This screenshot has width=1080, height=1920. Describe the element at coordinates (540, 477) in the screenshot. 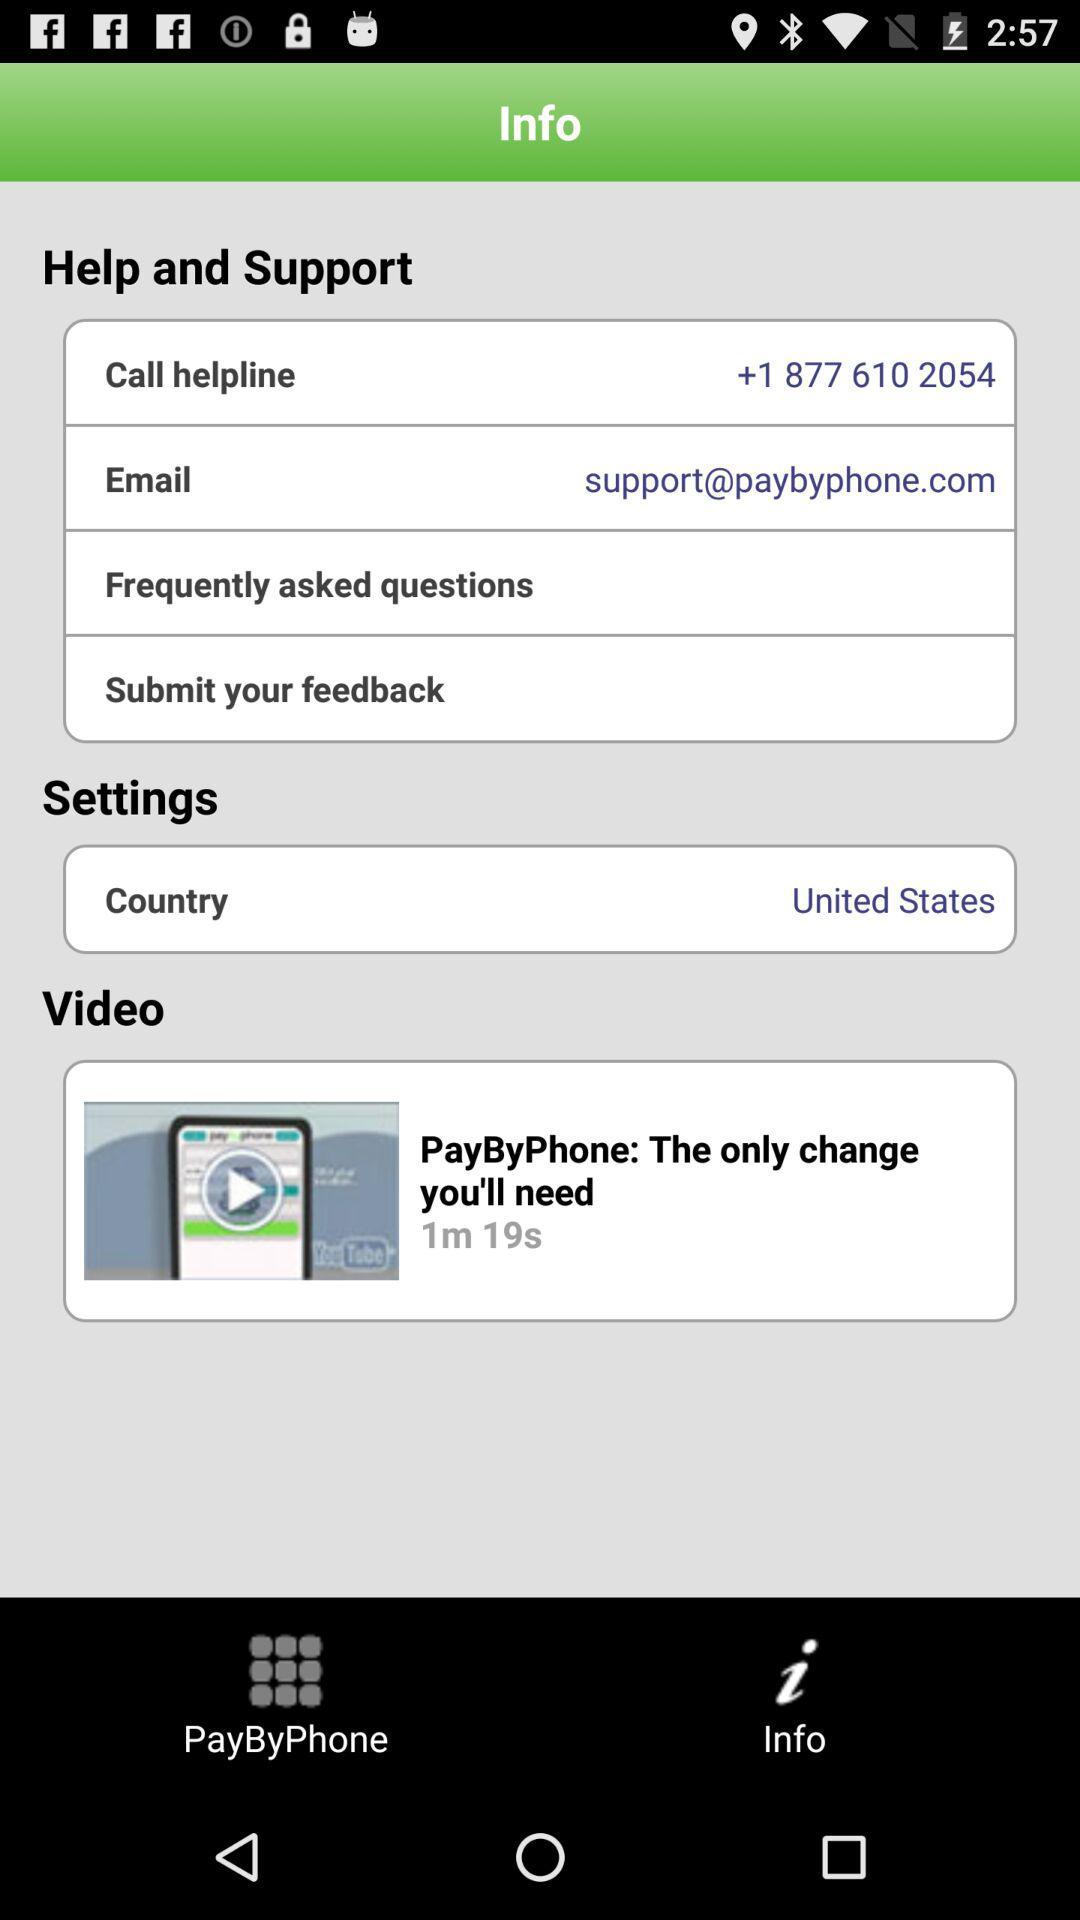

I see `the support@paybyphone.com` at that location.